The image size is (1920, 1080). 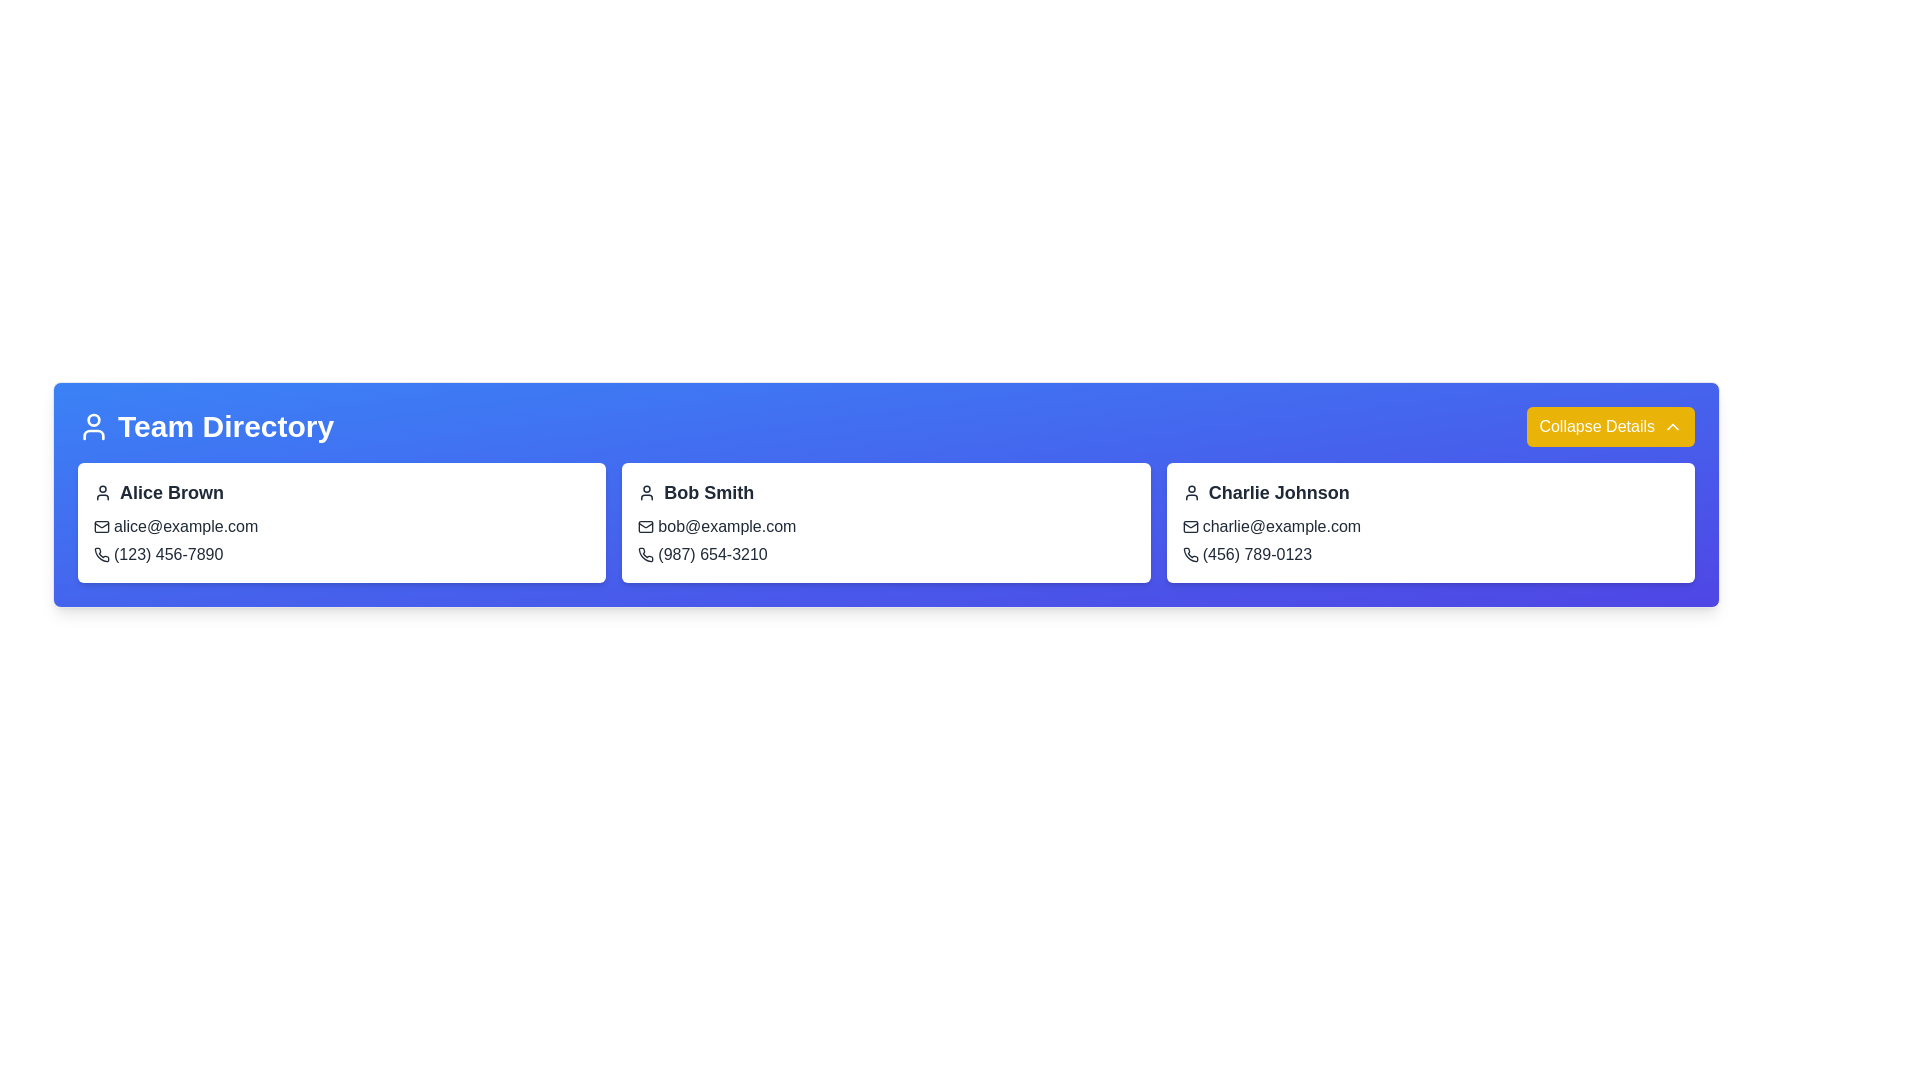 I want to click on the phone icon located within Bob Smith's contact card, which indicates a calling functionality, so click(x=646, y=555).